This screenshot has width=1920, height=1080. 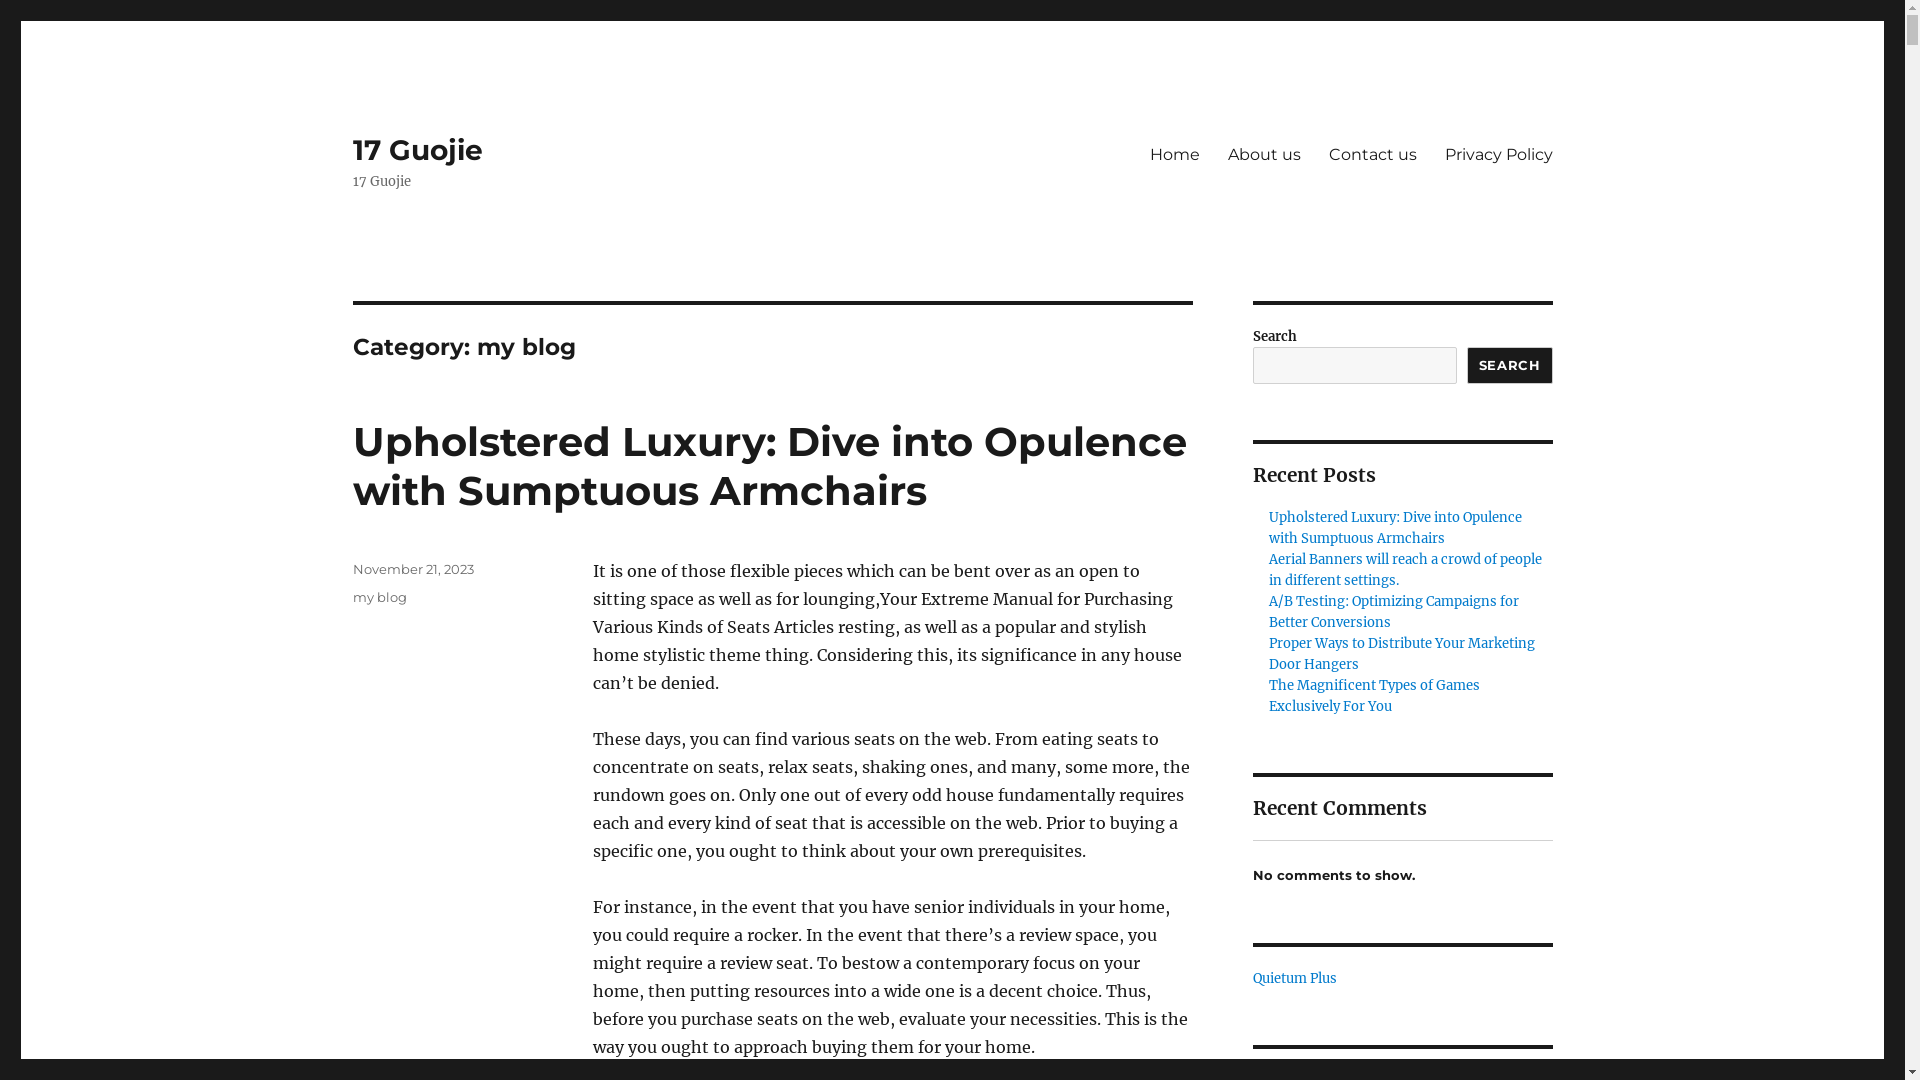 I want to click on 'About us', so click(x=1213, y=153).